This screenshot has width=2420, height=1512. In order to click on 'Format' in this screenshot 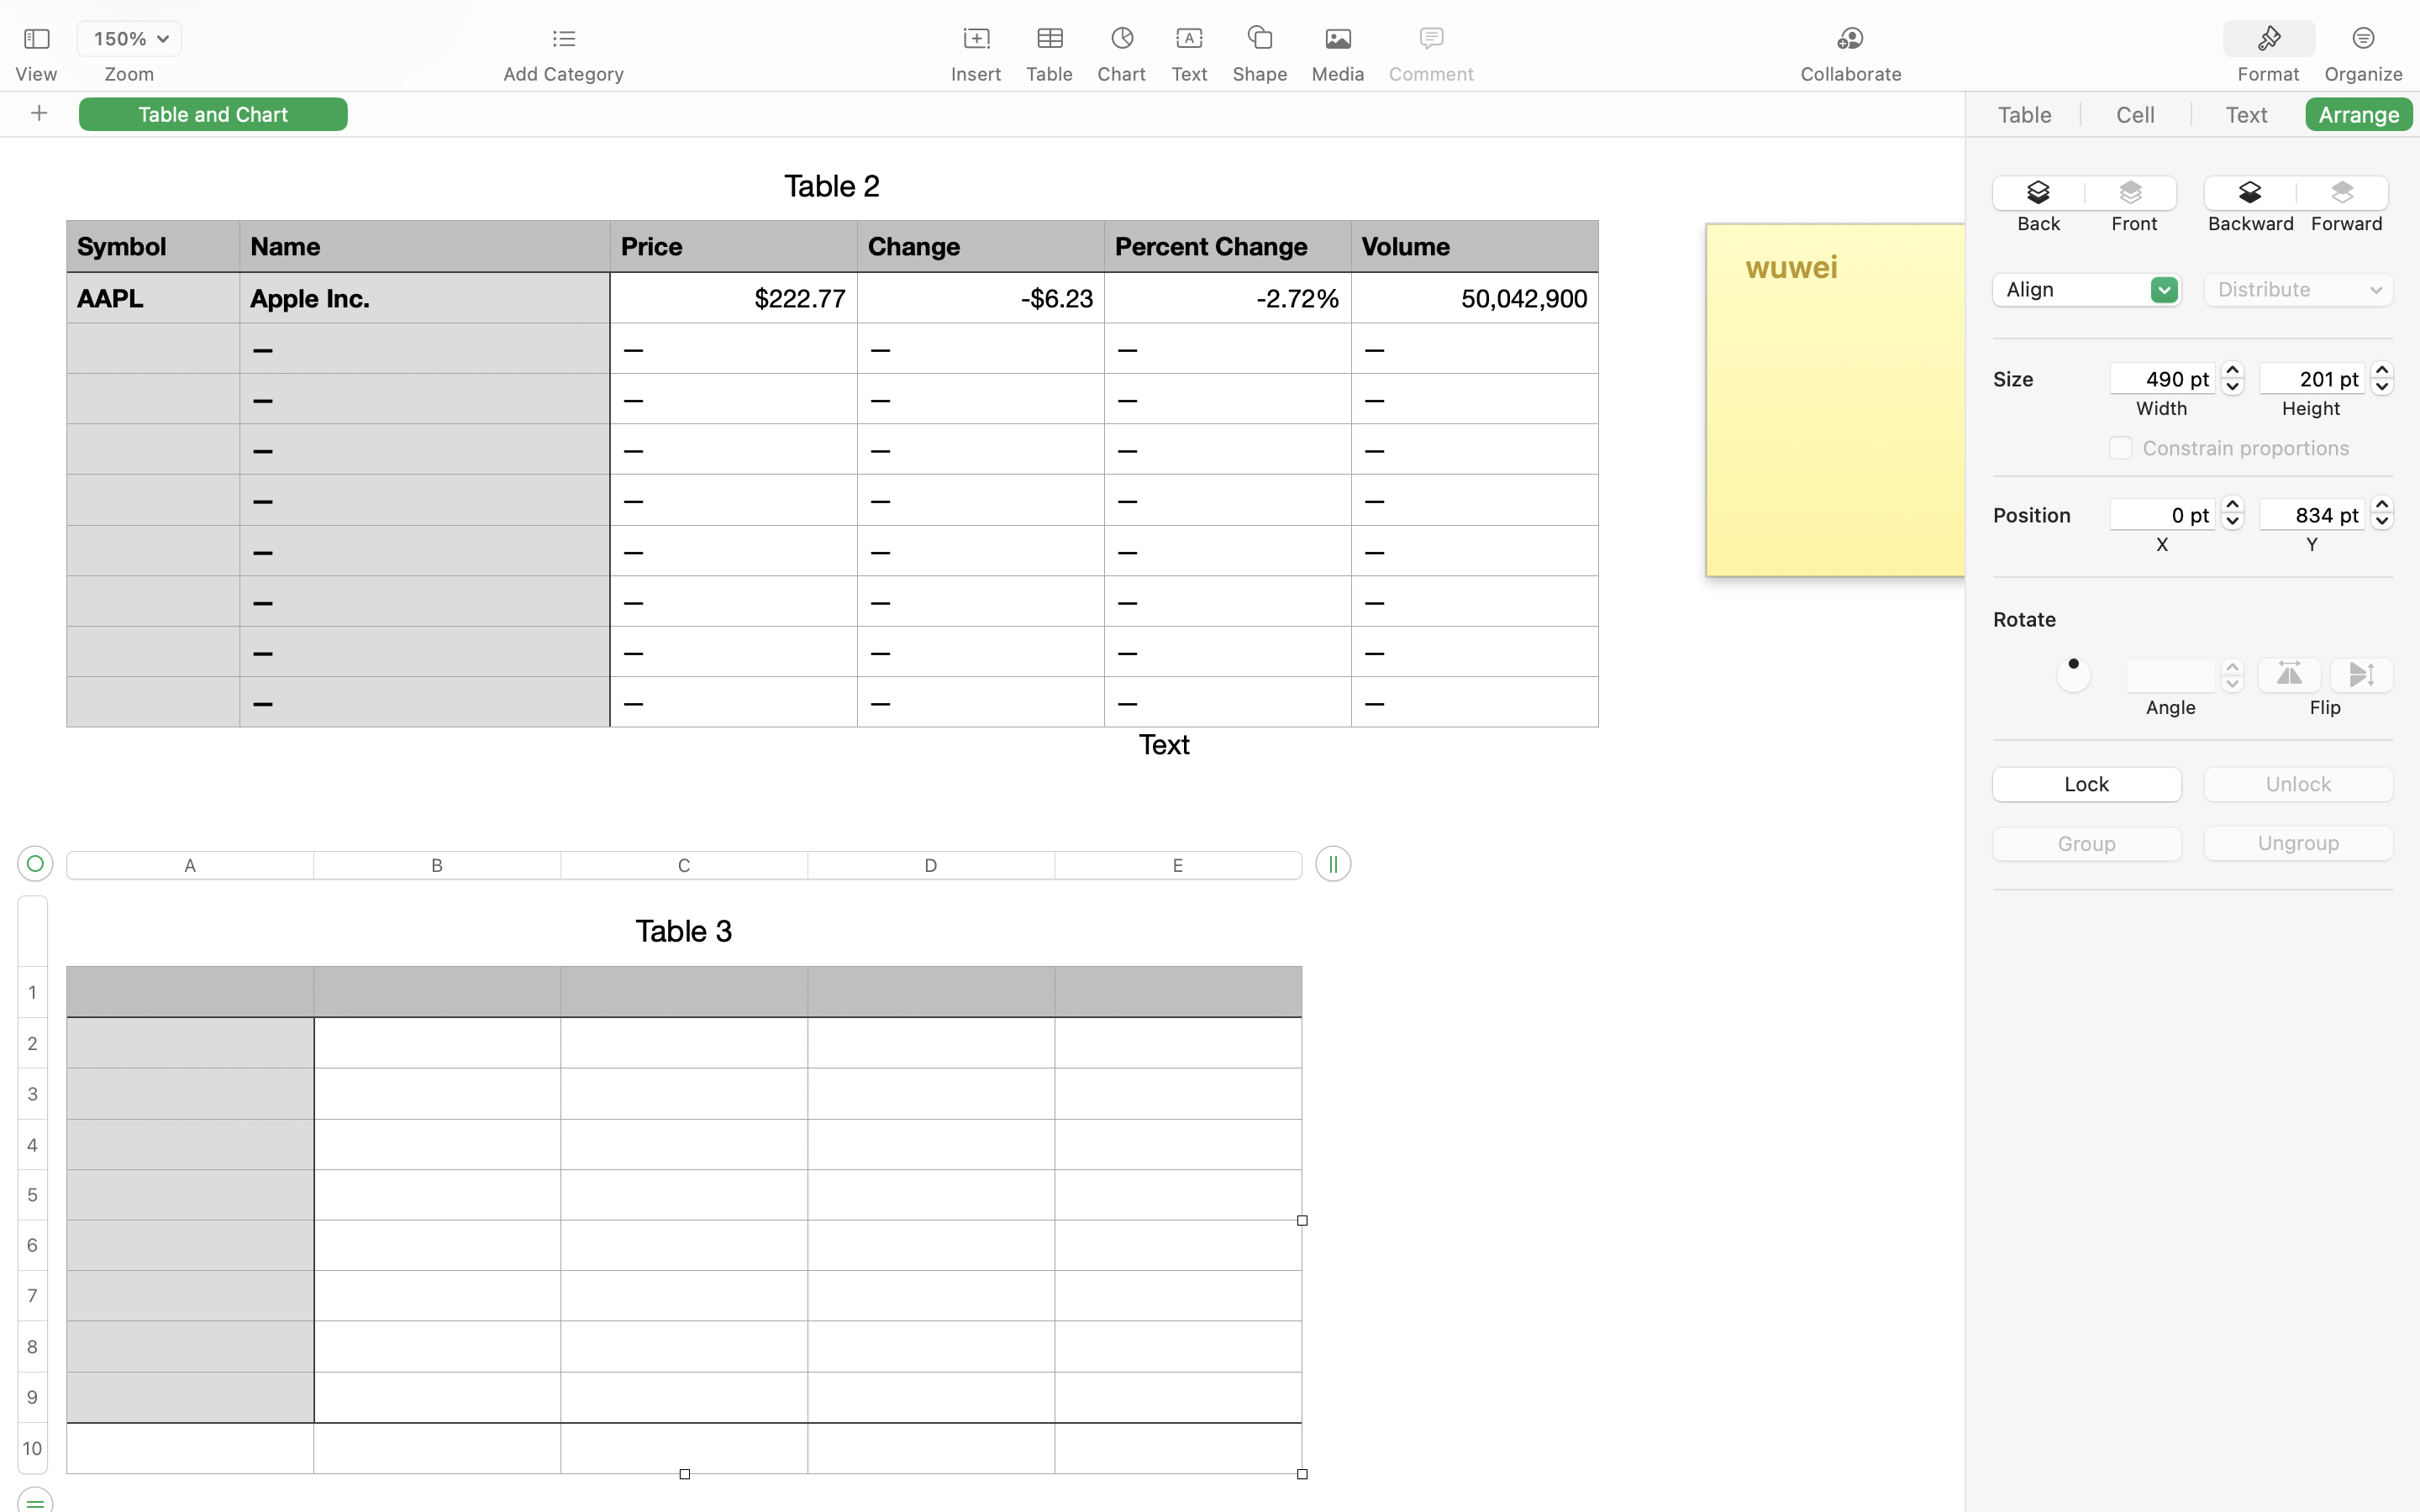, I will do `click(2269, 74)`.